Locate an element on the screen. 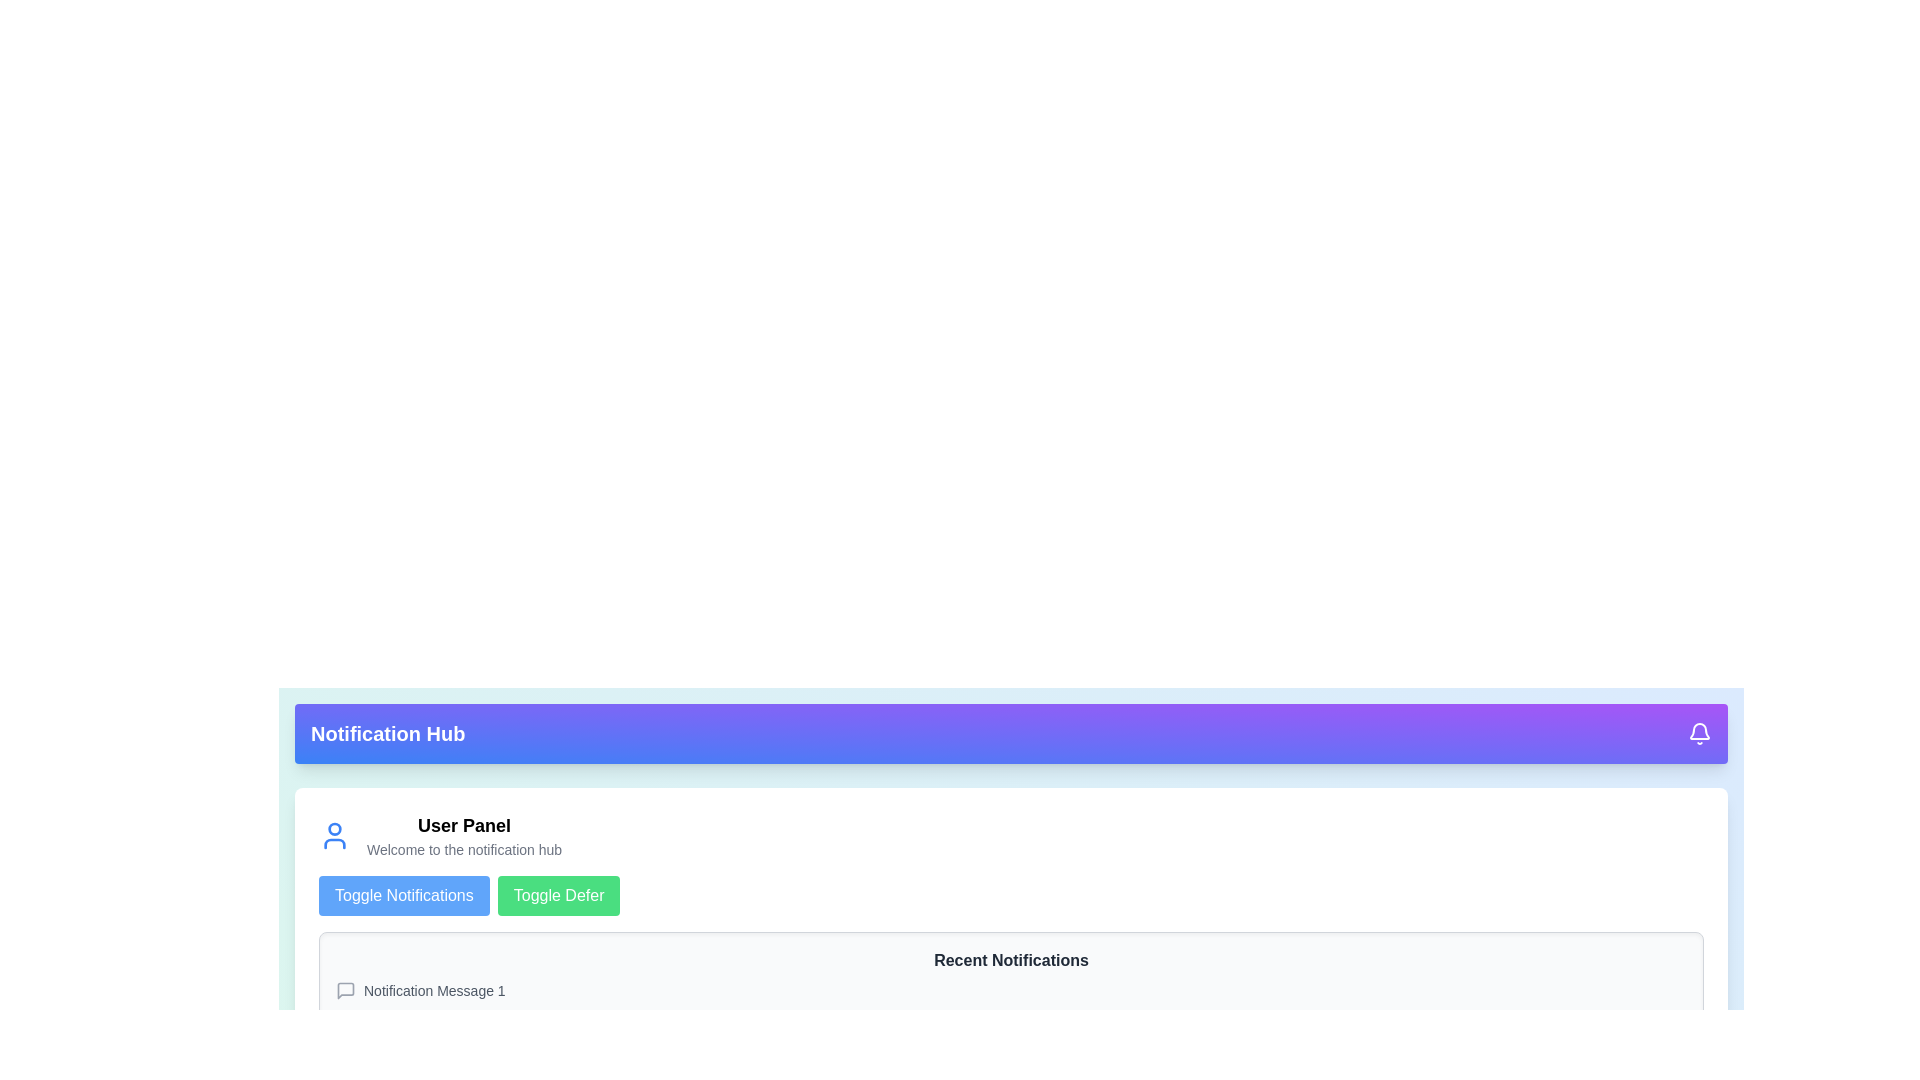 The width and height of the screenshot is (1920, 1080). text block containing the bold header 'User Panel' and the subtitle 'Welcome to the notification hub', which is positioned slightly to the right of a user icon graphic is located at coordinates (463, 836).